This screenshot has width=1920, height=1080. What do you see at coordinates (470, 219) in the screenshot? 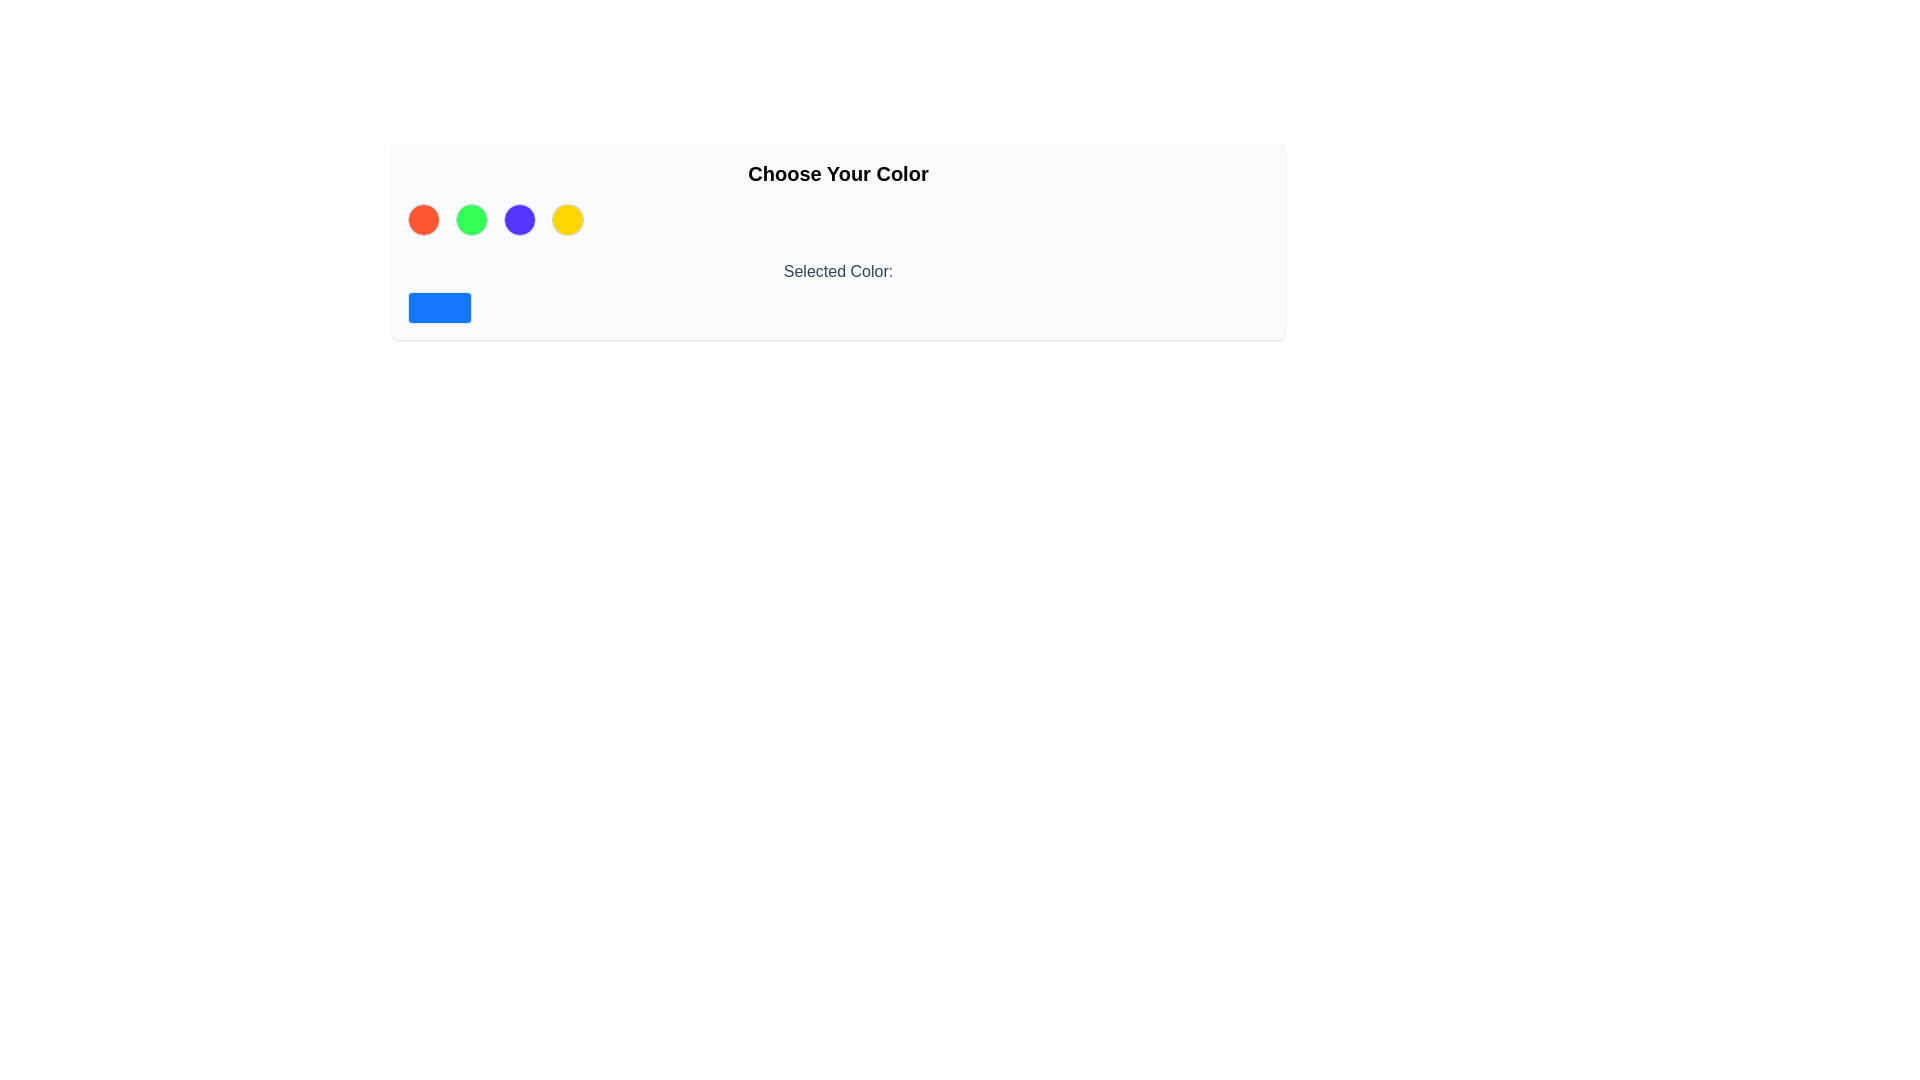
I see `the second circular color indicator in the color selection group located below the 'Choose Your Color' label` at bounding box center [470, 219].